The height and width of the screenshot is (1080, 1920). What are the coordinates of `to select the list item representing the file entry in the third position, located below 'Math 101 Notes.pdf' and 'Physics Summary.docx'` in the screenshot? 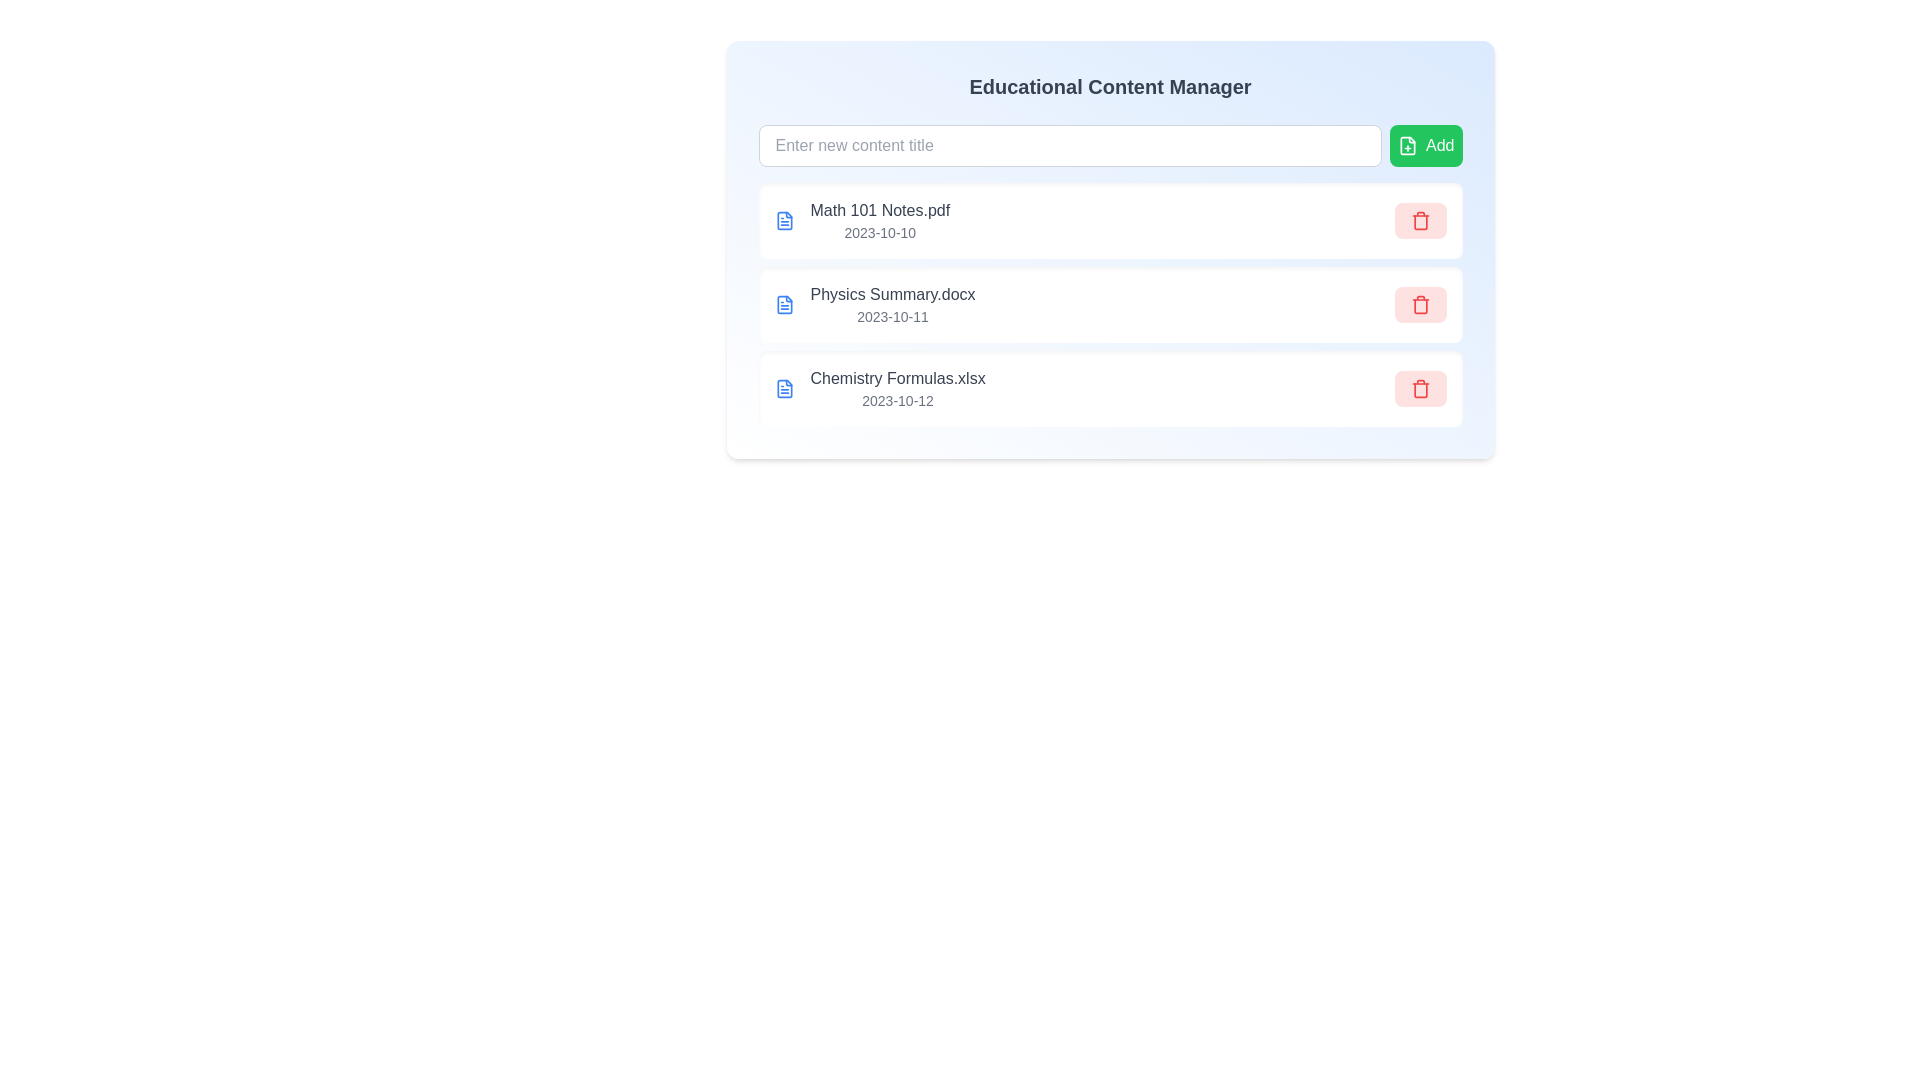 It's located at (896, 389).